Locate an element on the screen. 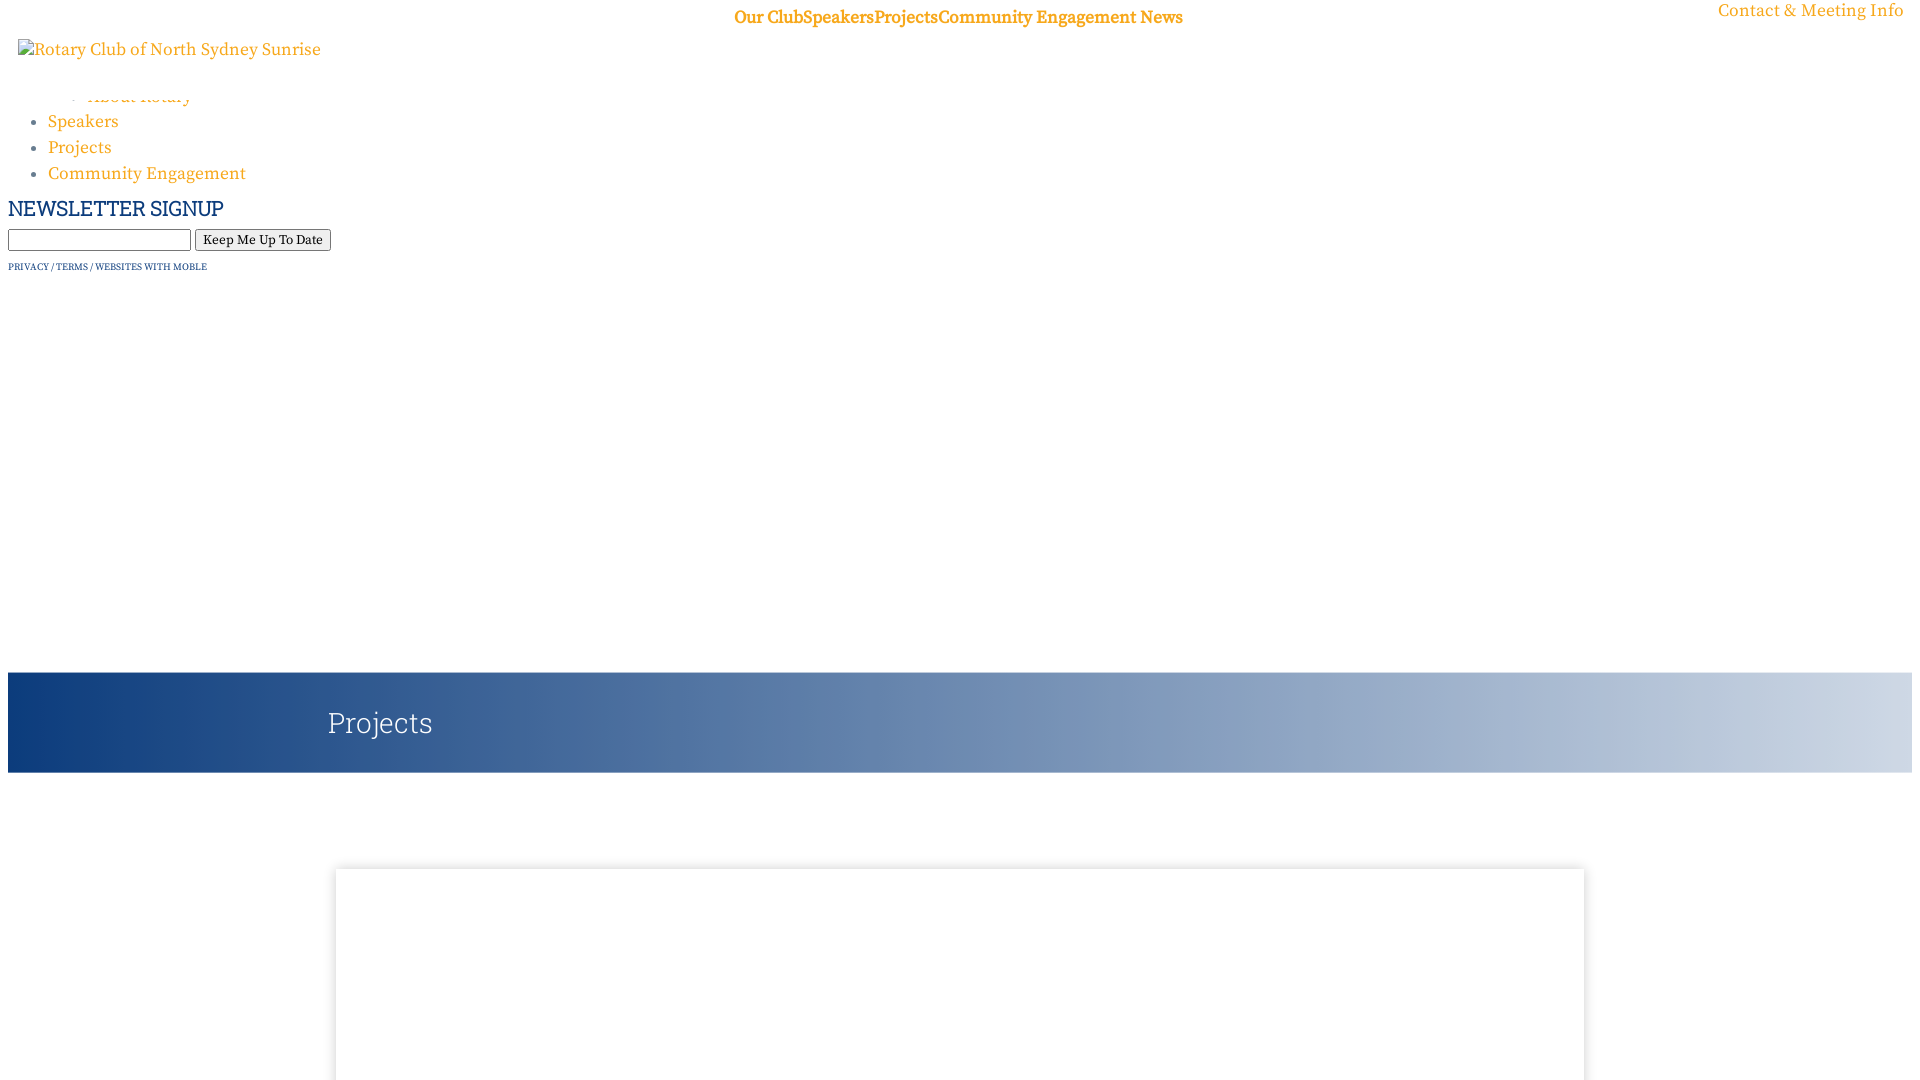 This screenshot has width=1920, height=1080. 'WEBSITES WITH MOBLE' is located at coordinates (94, 265).